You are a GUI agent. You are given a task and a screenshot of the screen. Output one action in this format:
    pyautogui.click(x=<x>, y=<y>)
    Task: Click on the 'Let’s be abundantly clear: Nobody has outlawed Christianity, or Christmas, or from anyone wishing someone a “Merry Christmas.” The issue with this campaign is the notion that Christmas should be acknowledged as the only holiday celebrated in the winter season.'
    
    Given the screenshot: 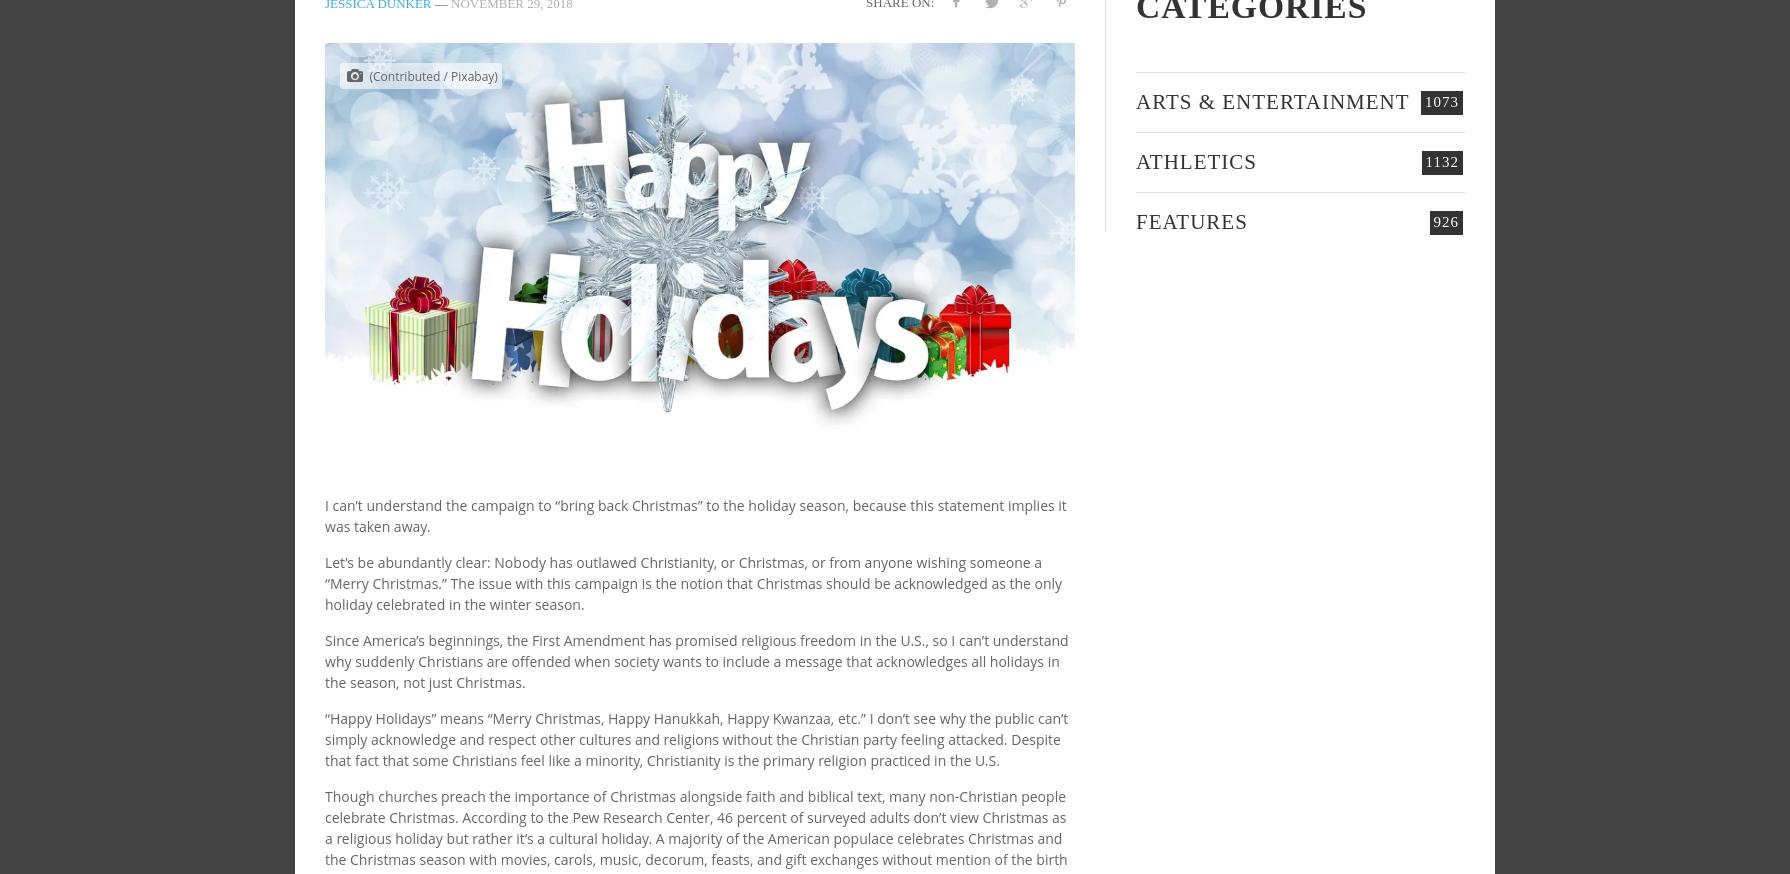 What is the action you would take?
    pyautogui.click(x=692, y=582)
    